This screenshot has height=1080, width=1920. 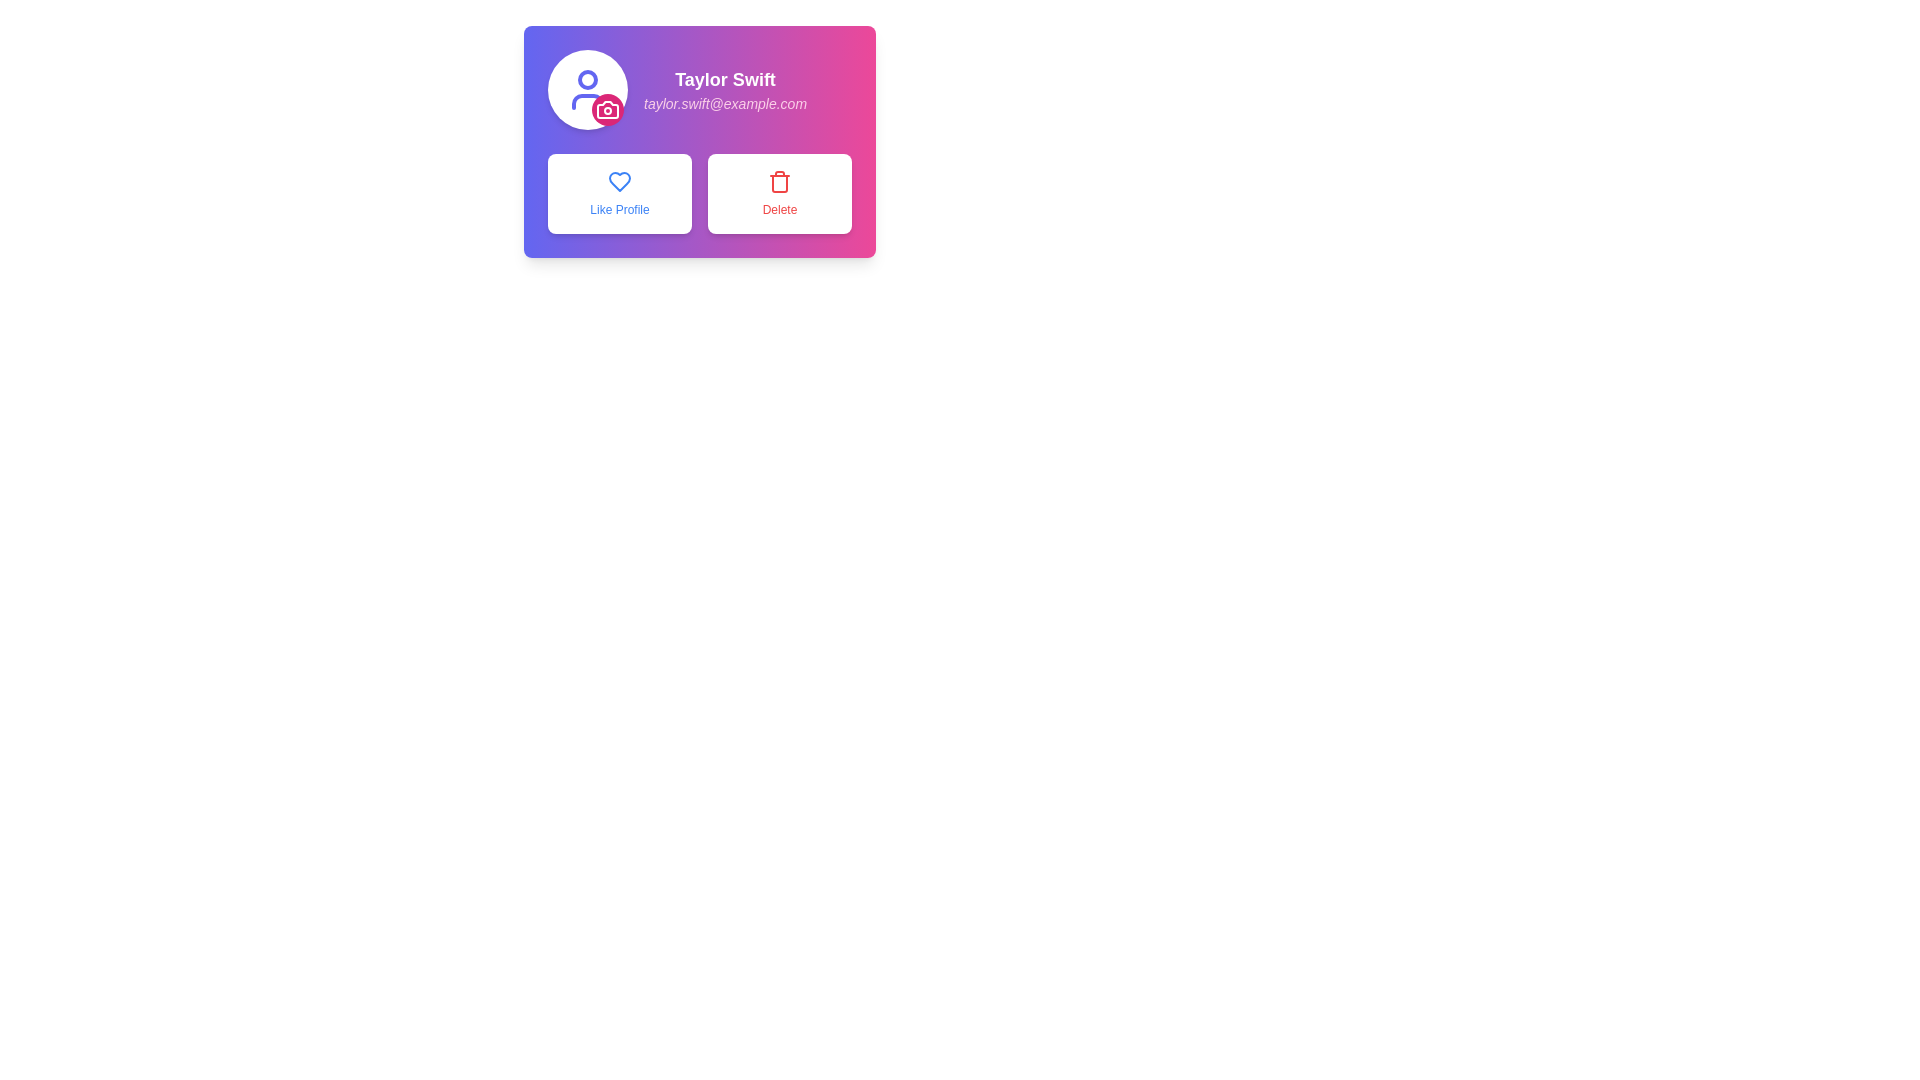 I want to click on the 'Like Profile' button, which is a rectangular button with a white background and rounded corners, located in the lower-left corner of the profile card interface, so click(x=618, y=193).